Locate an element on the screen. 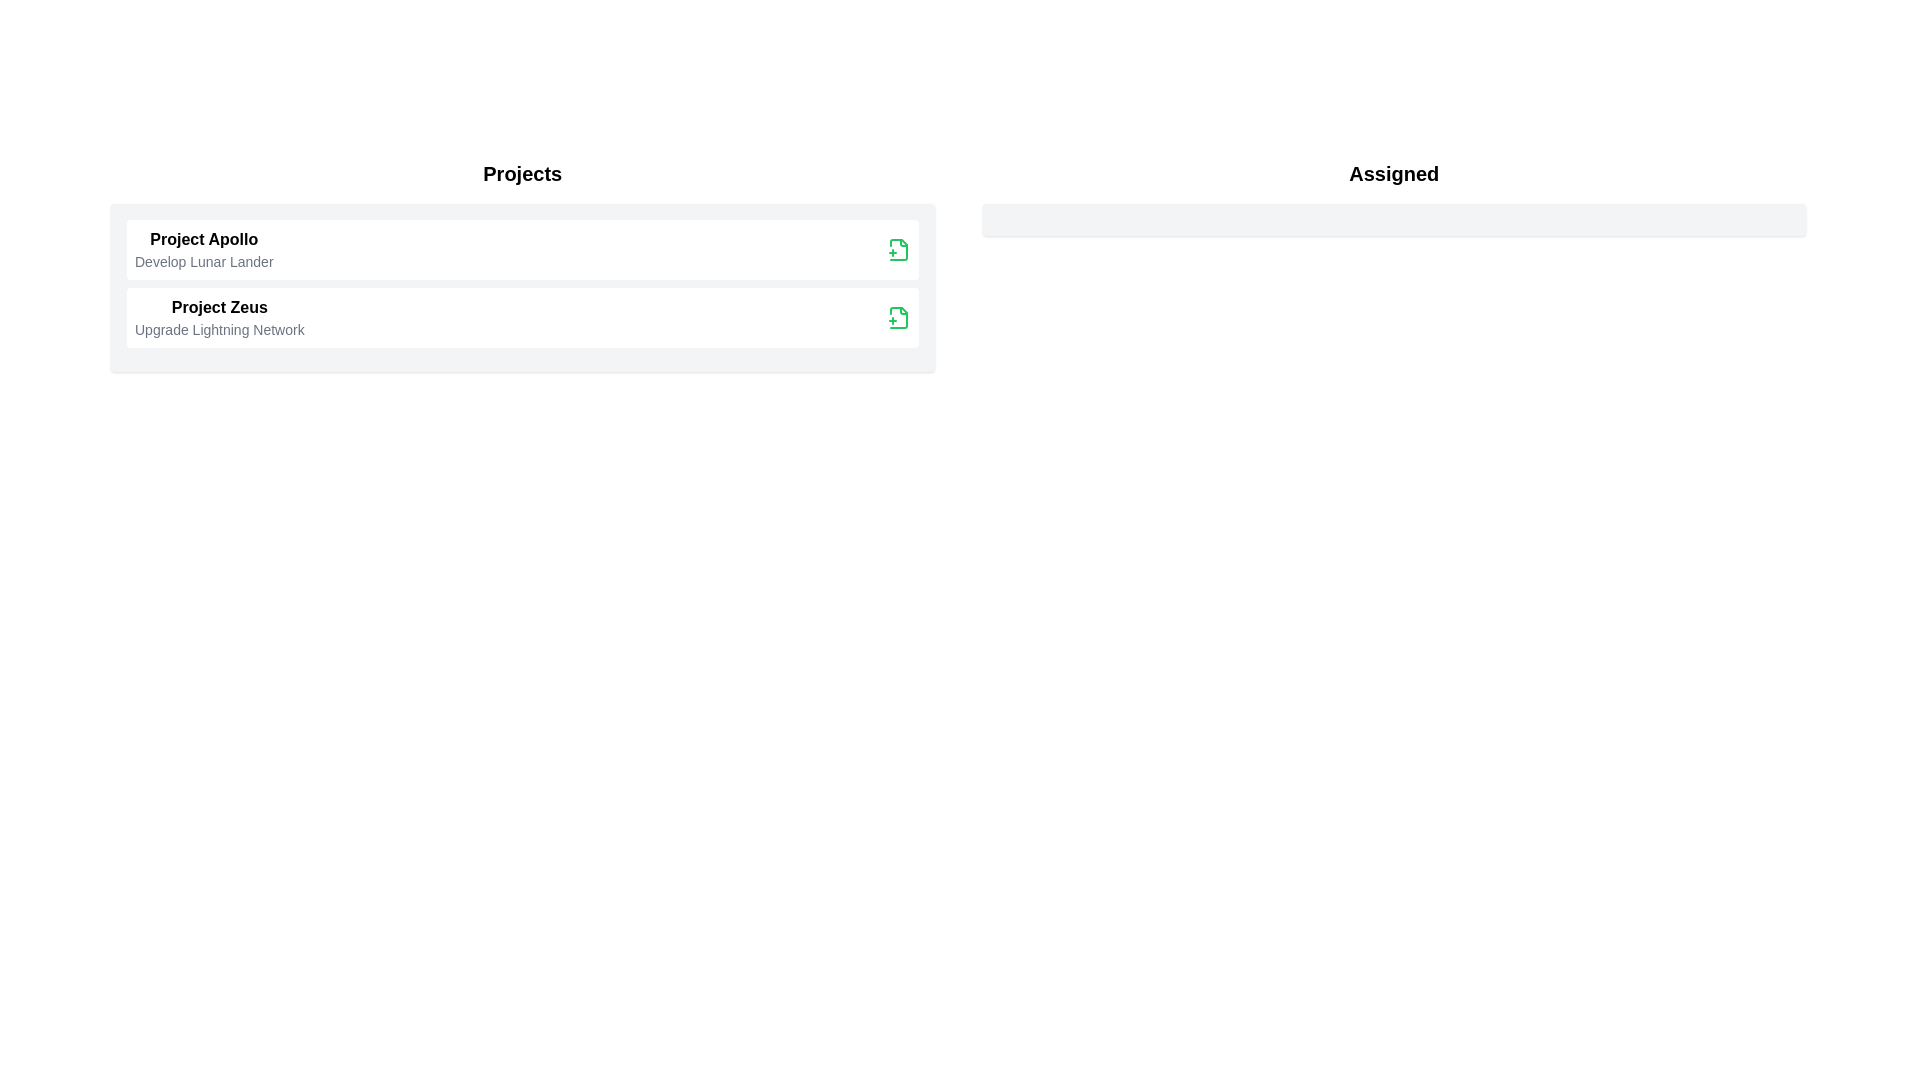  the project item Project Zeus to the assigned list is located at coordinates (219, 316).